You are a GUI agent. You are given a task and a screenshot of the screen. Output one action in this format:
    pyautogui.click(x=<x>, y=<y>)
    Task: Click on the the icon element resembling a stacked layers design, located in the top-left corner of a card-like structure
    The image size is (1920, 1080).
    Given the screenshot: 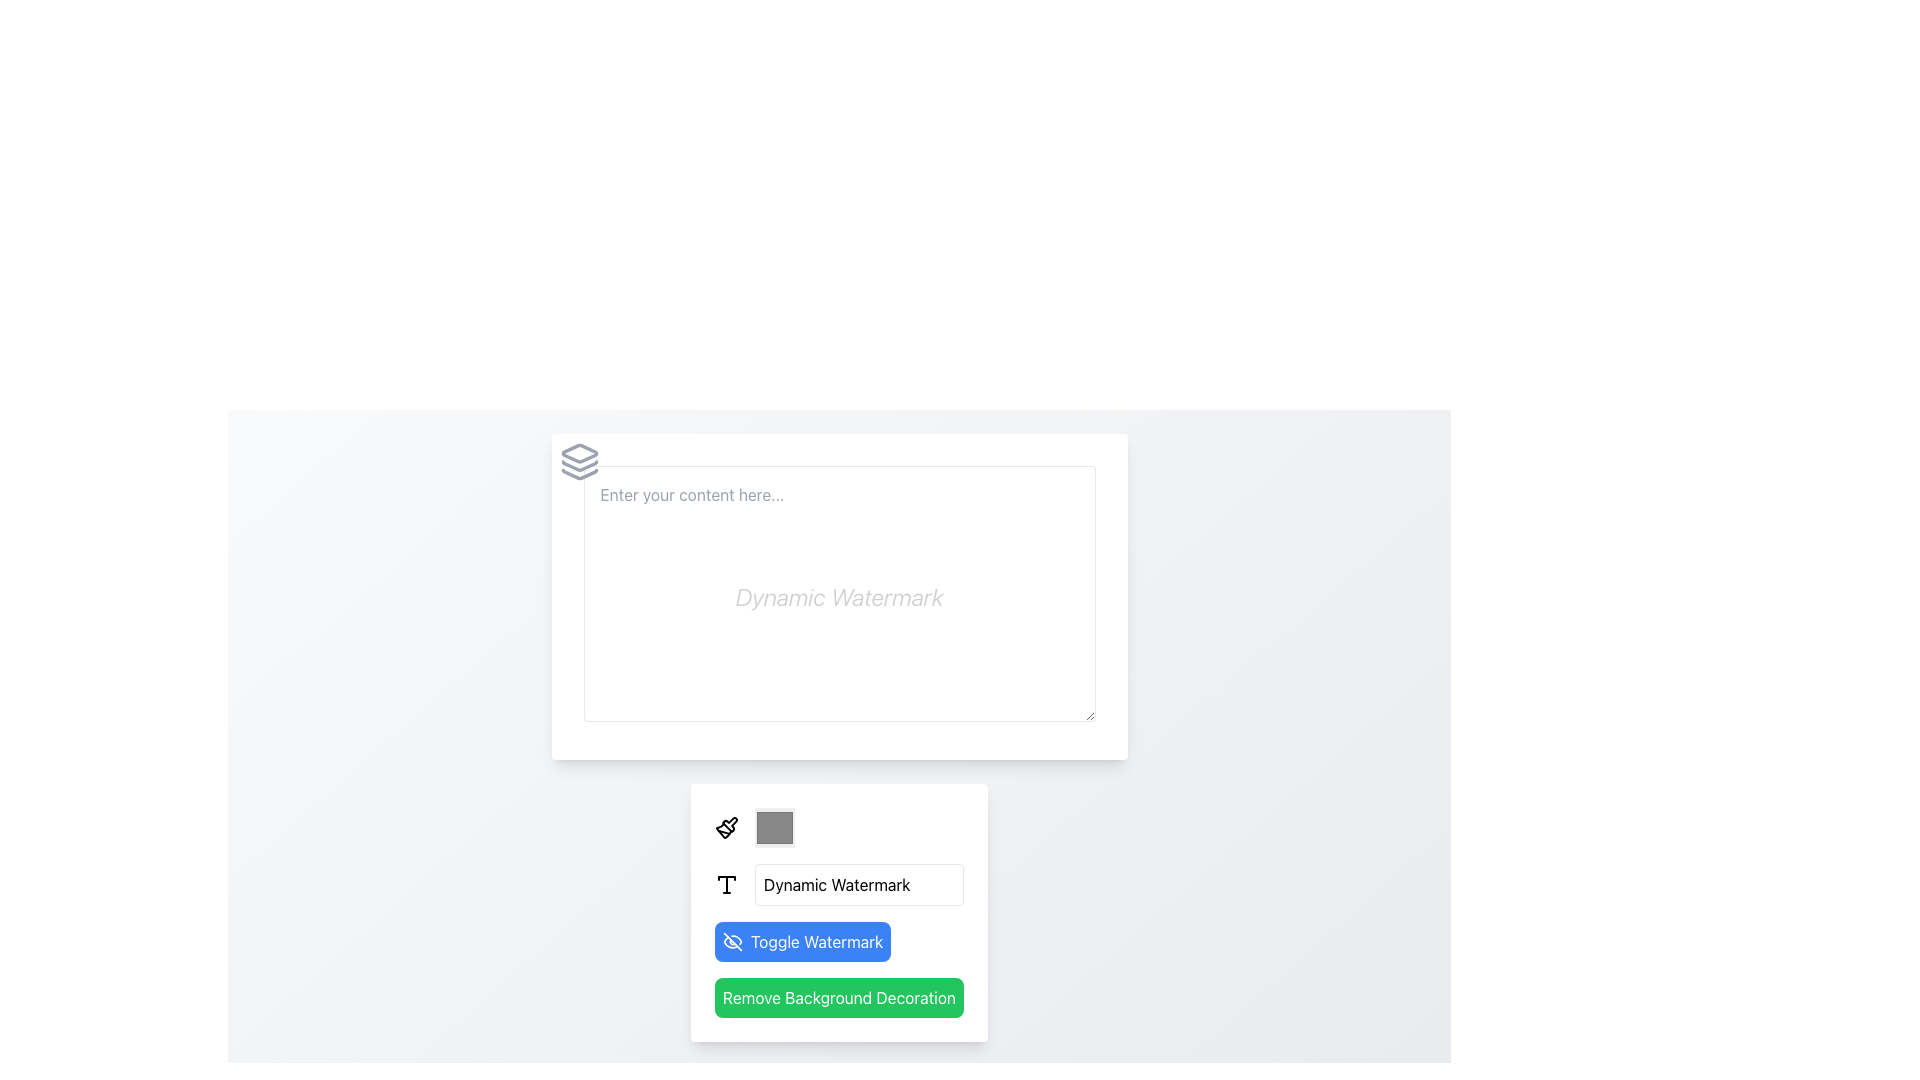 What is the action you would take?
    pyautogui.click(x=578, y=462)
    